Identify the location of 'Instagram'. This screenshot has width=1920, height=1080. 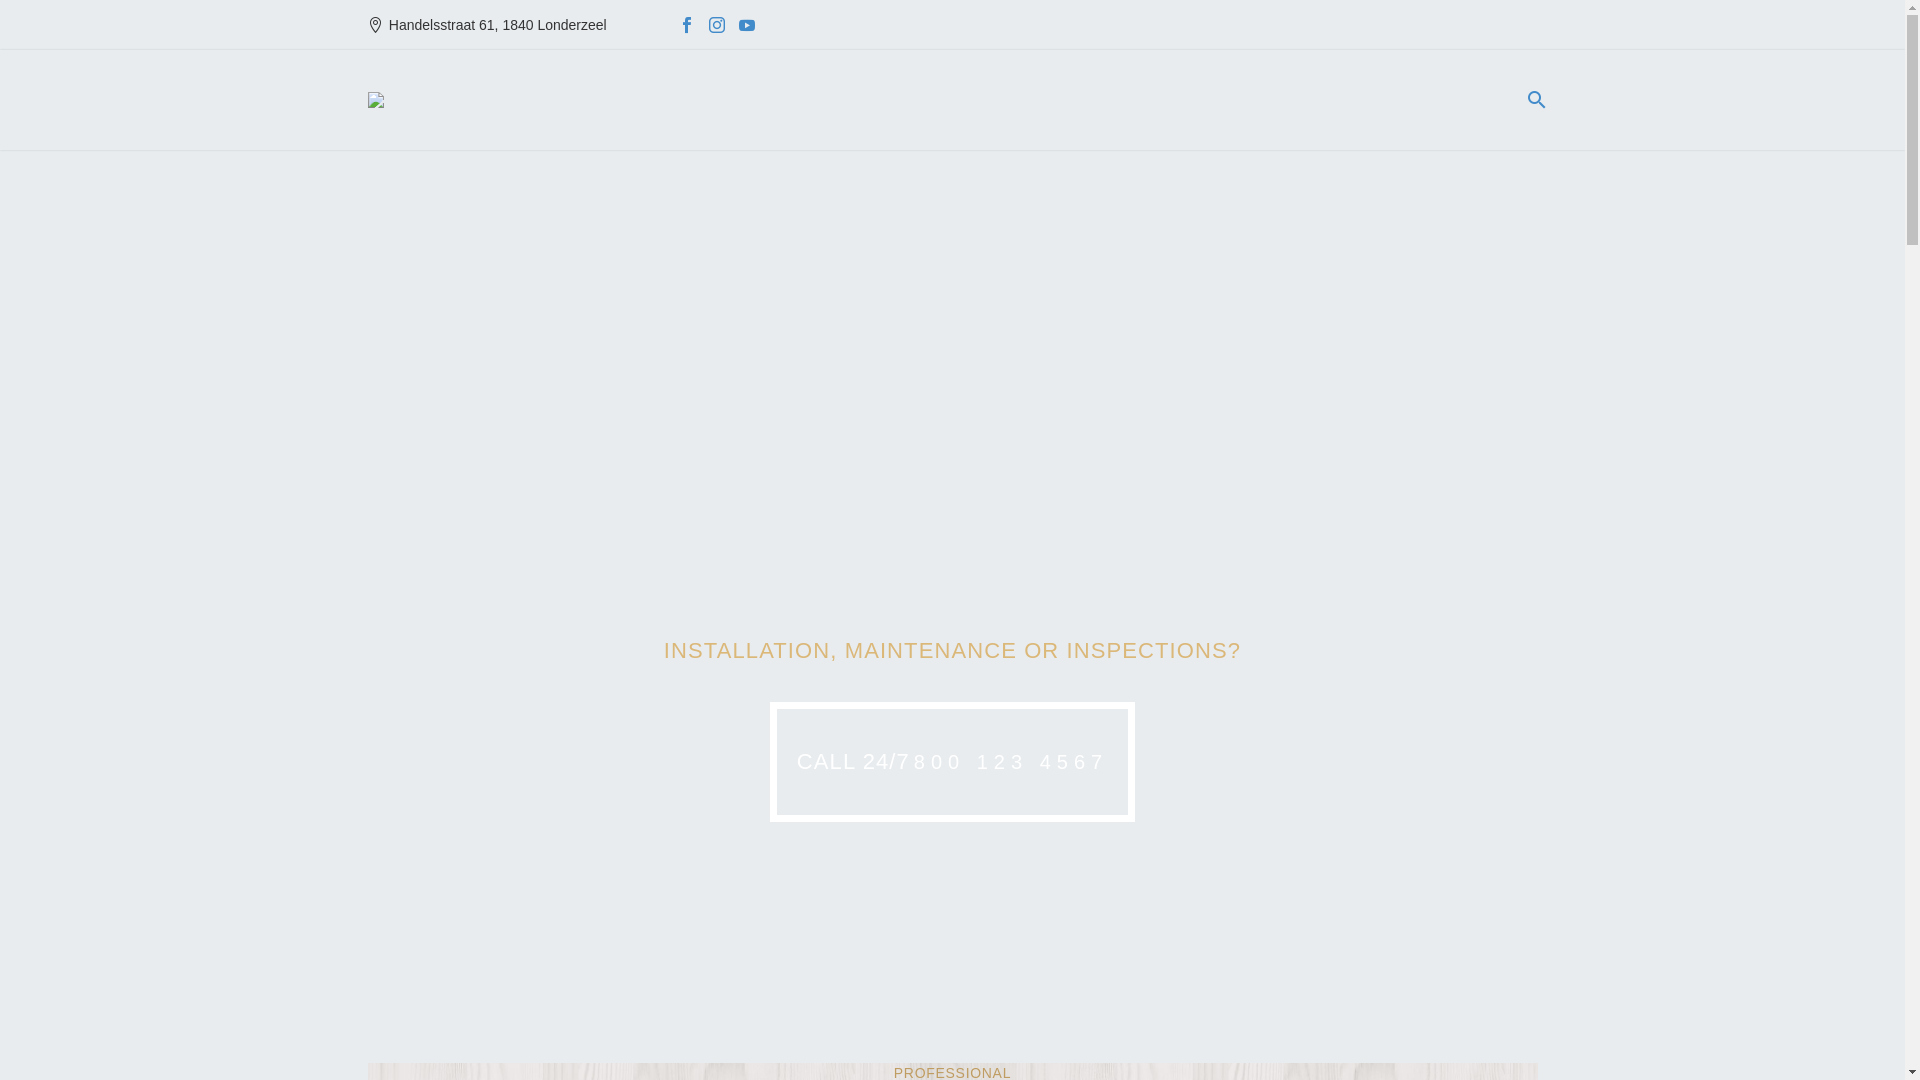
(716, 24).